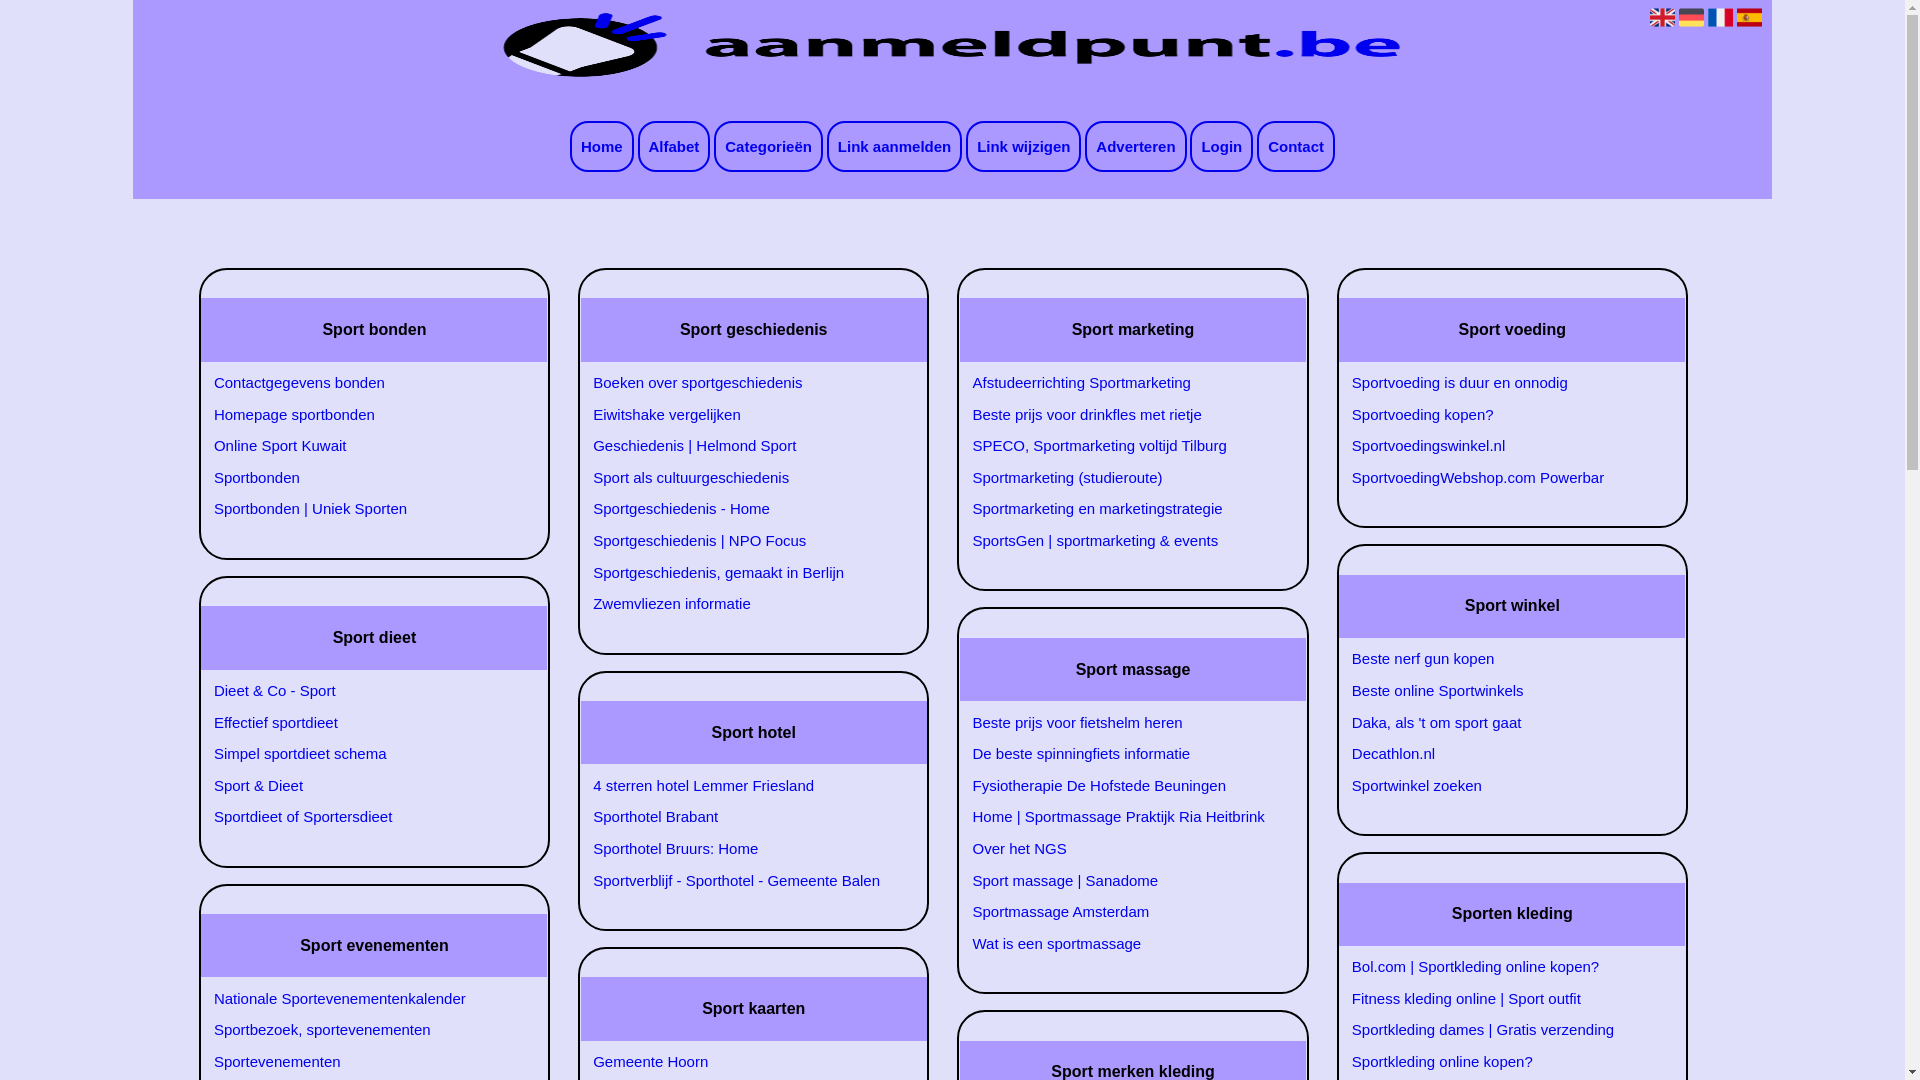  What do you see at coordinates (1121, 478) in the screenshot?
I see `'Sportmarketing (studieroute)'` at bounding box center [1121, 478].